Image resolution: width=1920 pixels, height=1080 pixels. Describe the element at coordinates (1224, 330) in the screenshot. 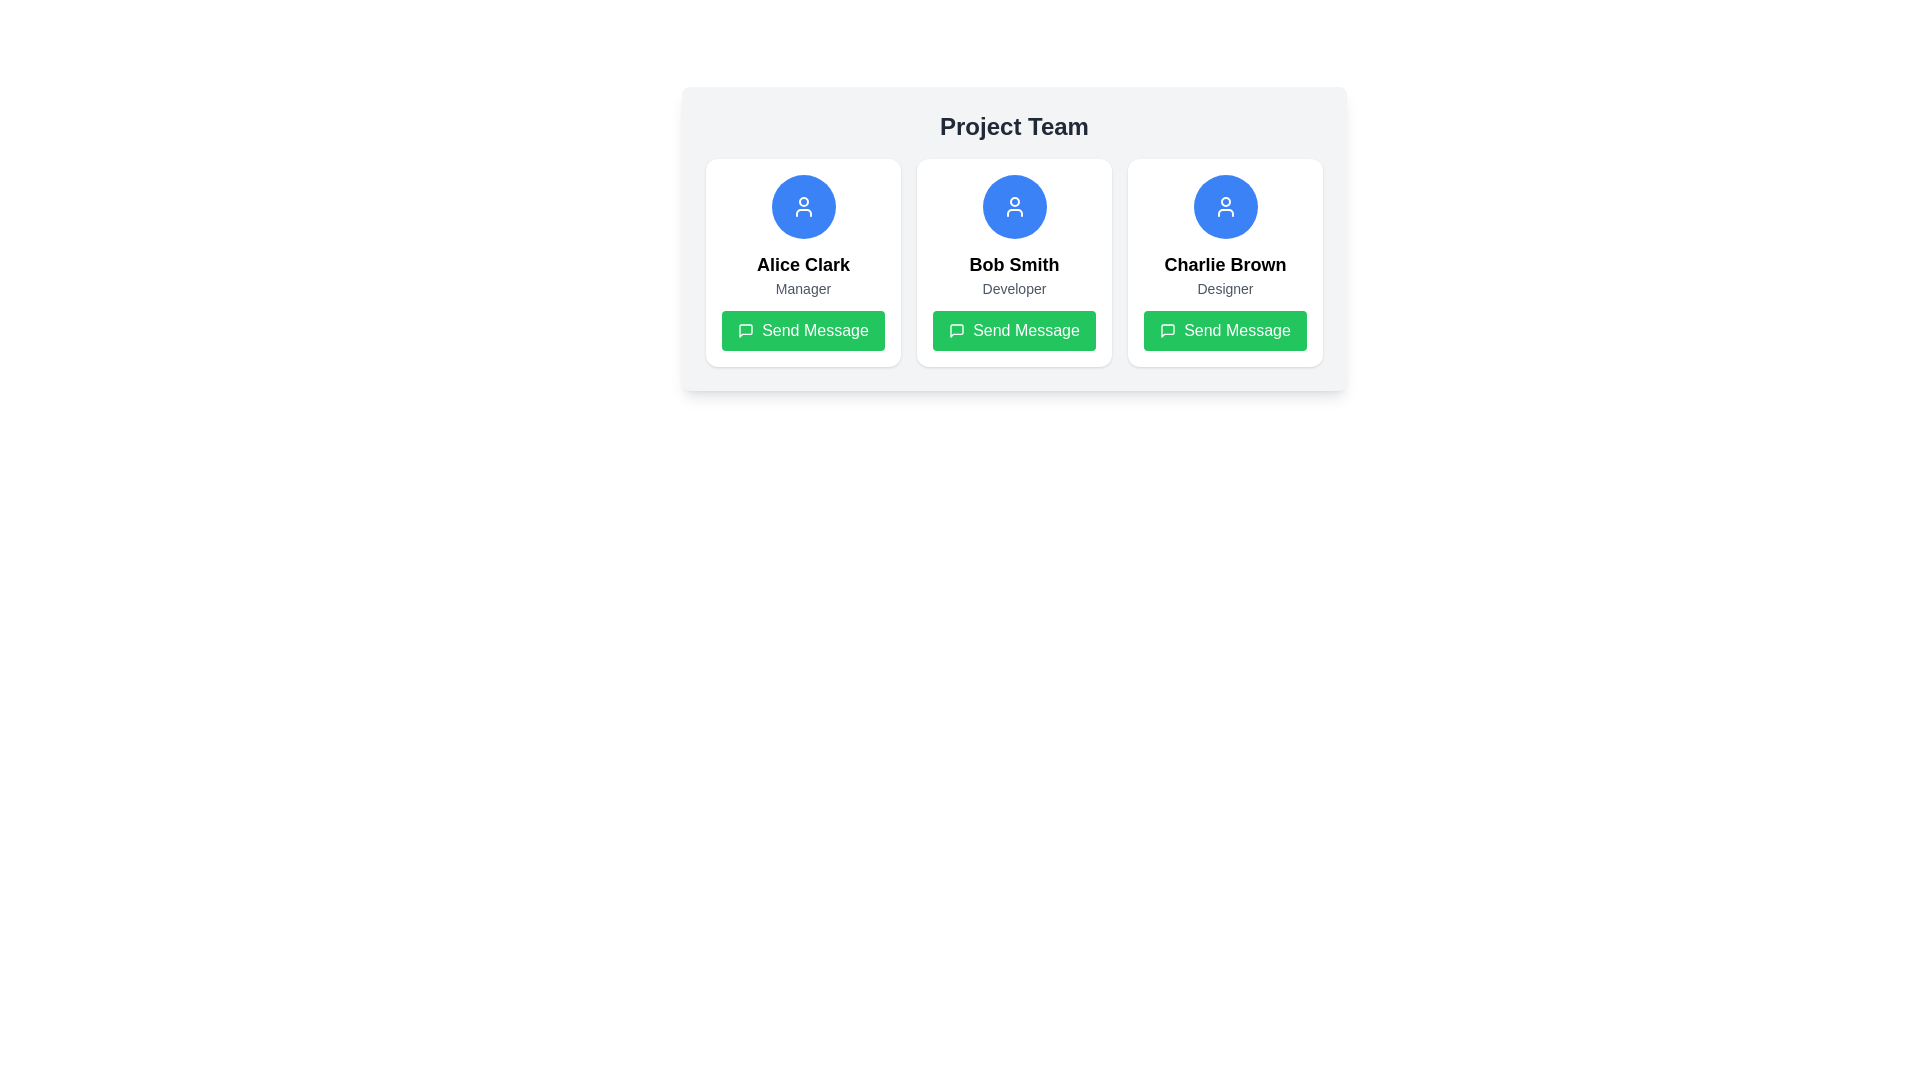

I see `the 'Send Message' button with green background and white text, located in the profile card of 'Charlie Brown Designer'` at that location.